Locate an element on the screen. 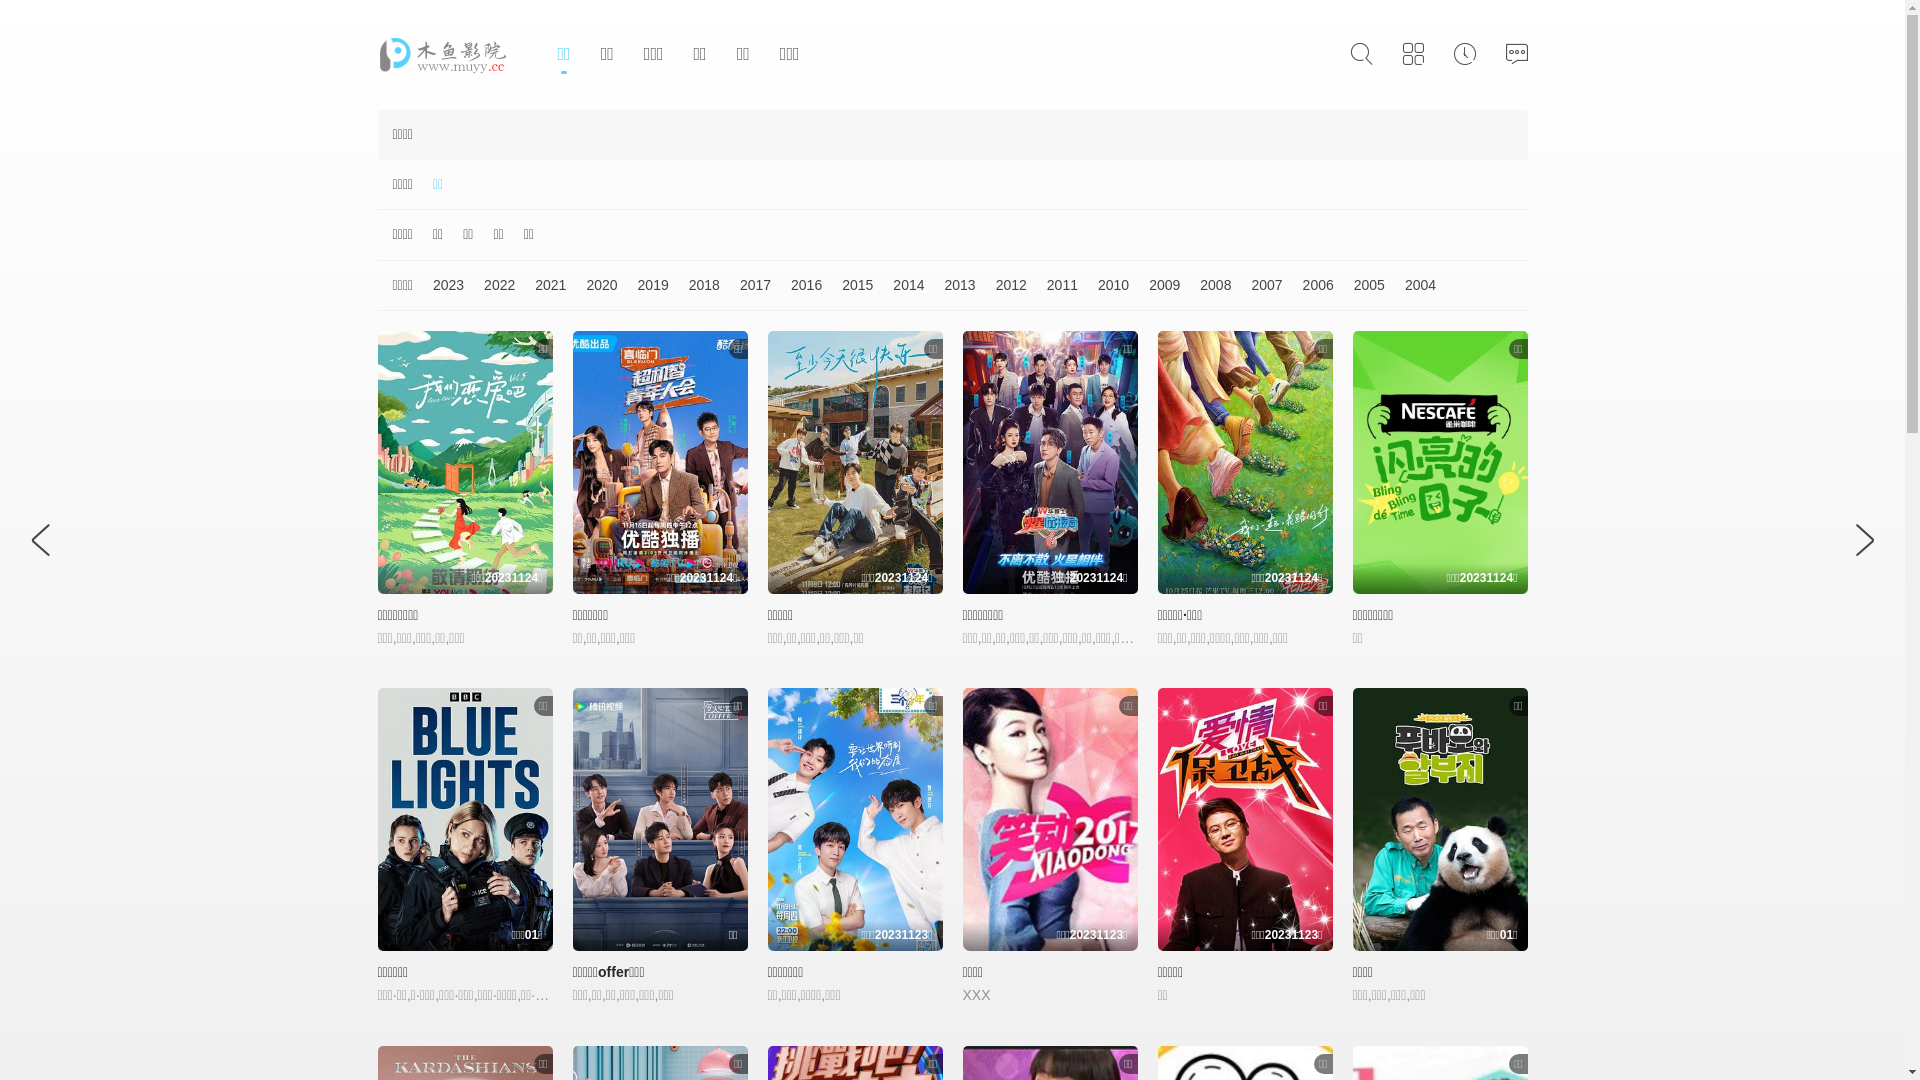 Image resolution: width=1920 pixels, height=1080 pixels. '2004' is located at coordinates (1409, 285).